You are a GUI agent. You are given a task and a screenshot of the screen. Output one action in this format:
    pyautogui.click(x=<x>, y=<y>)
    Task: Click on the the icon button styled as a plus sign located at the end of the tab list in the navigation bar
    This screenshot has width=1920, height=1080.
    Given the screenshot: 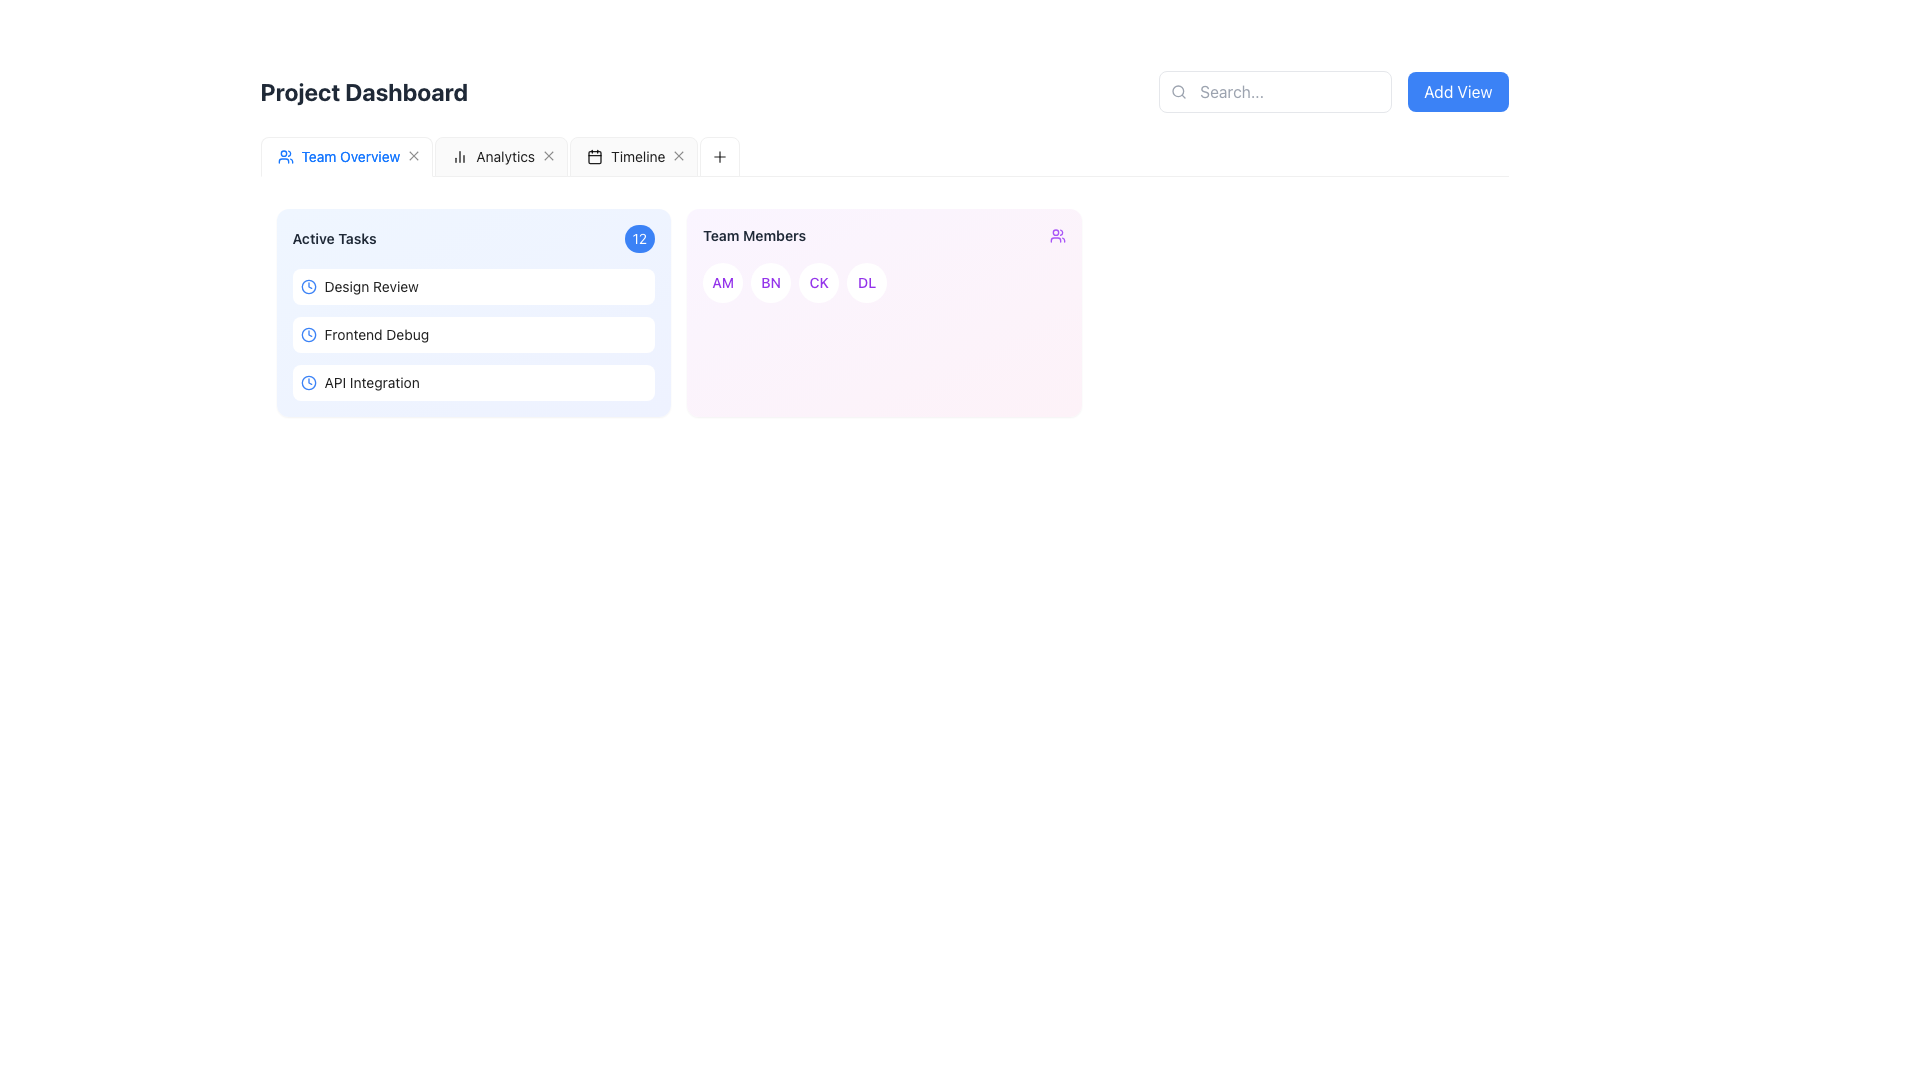 What is the action you would take?
    pyautogui.click(x=281, y=155)
    